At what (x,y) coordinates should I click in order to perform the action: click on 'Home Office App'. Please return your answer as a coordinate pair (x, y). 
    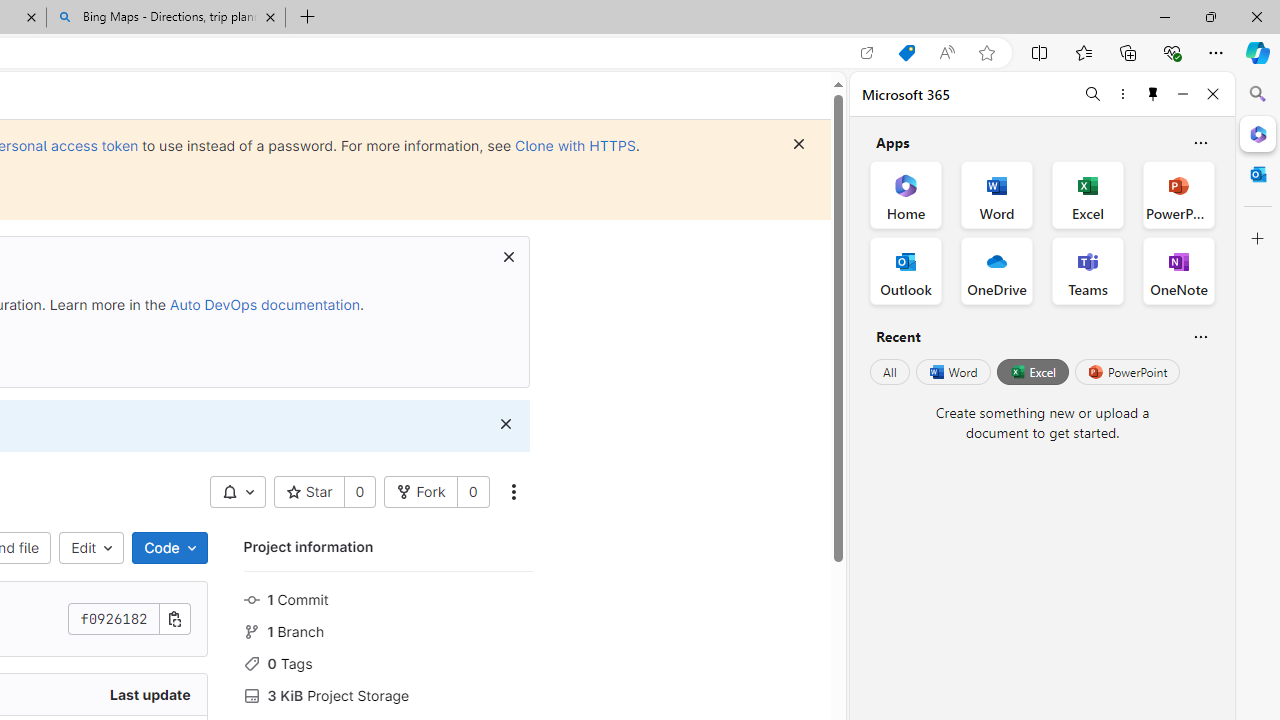
    Looking at the image, I should click on (905, 195).